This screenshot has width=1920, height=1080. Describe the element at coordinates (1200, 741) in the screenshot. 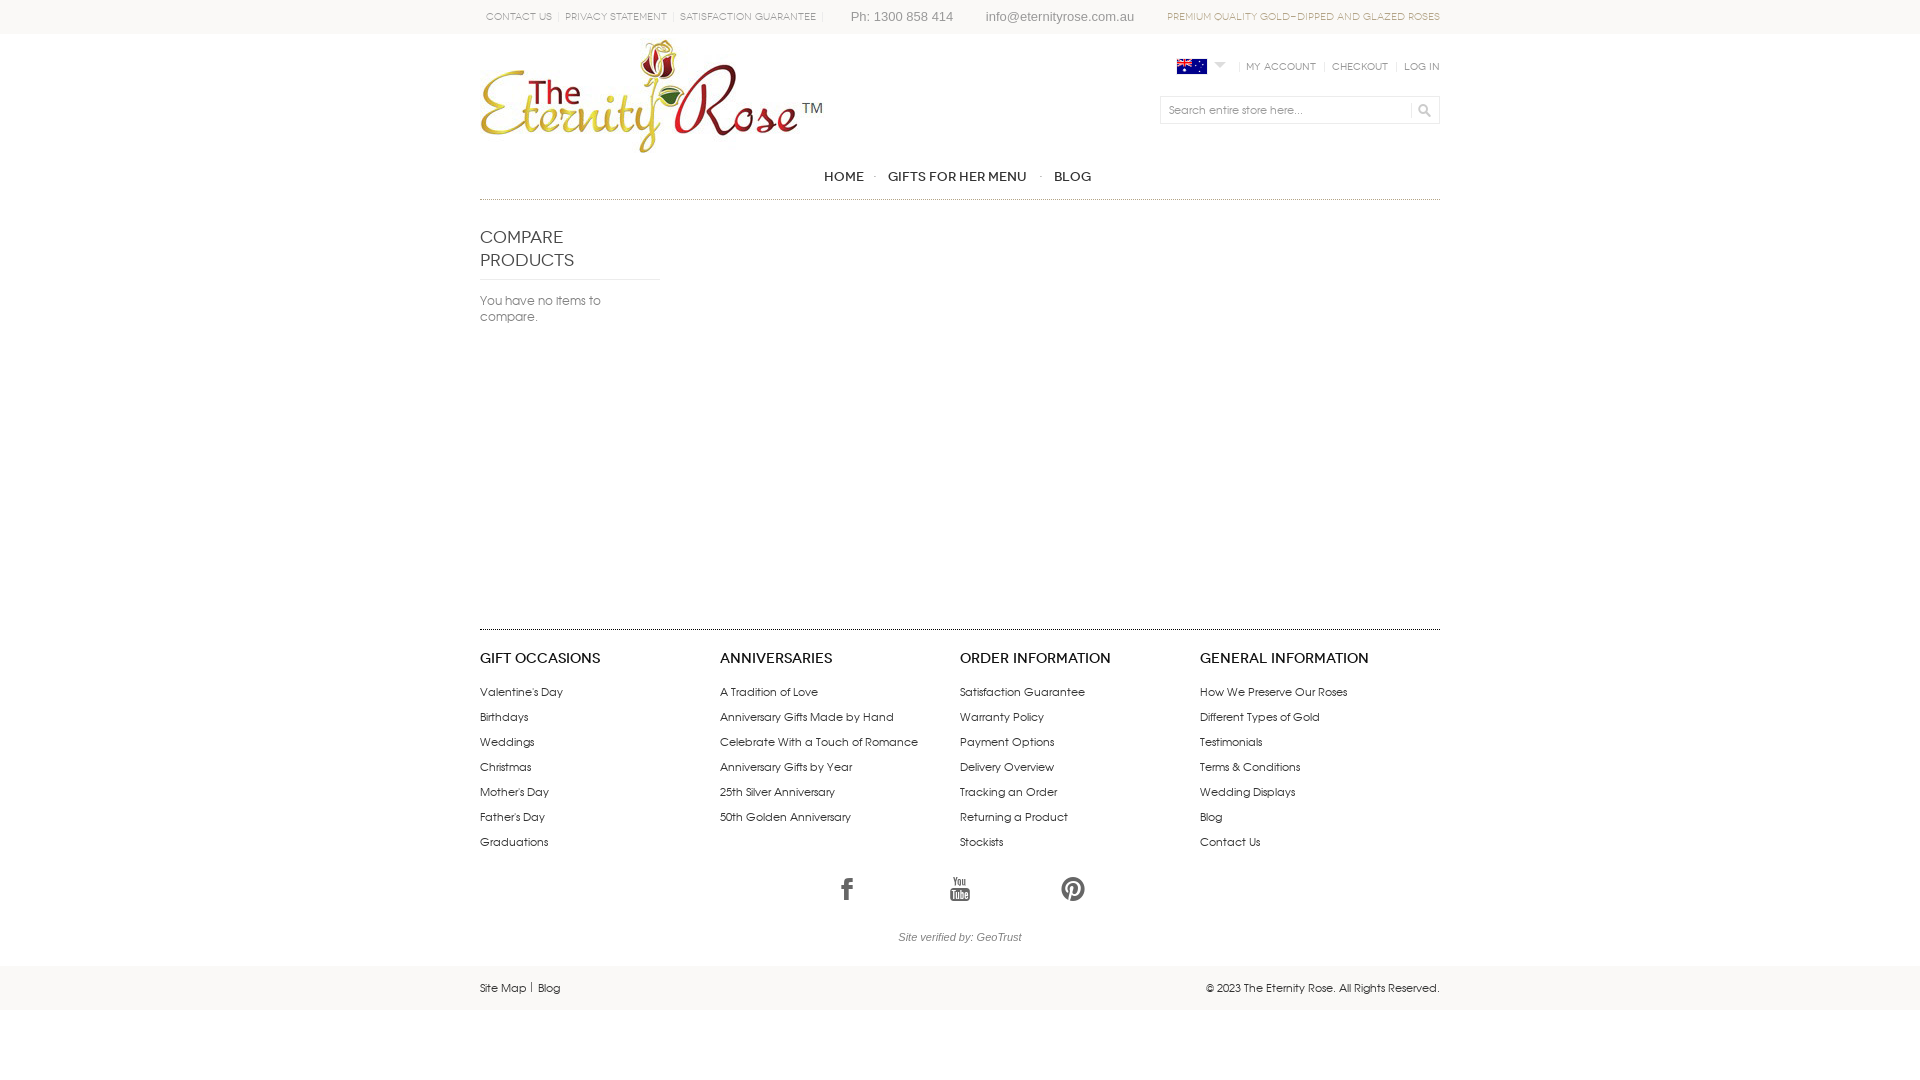

I see `'Testimonials'` at that location.